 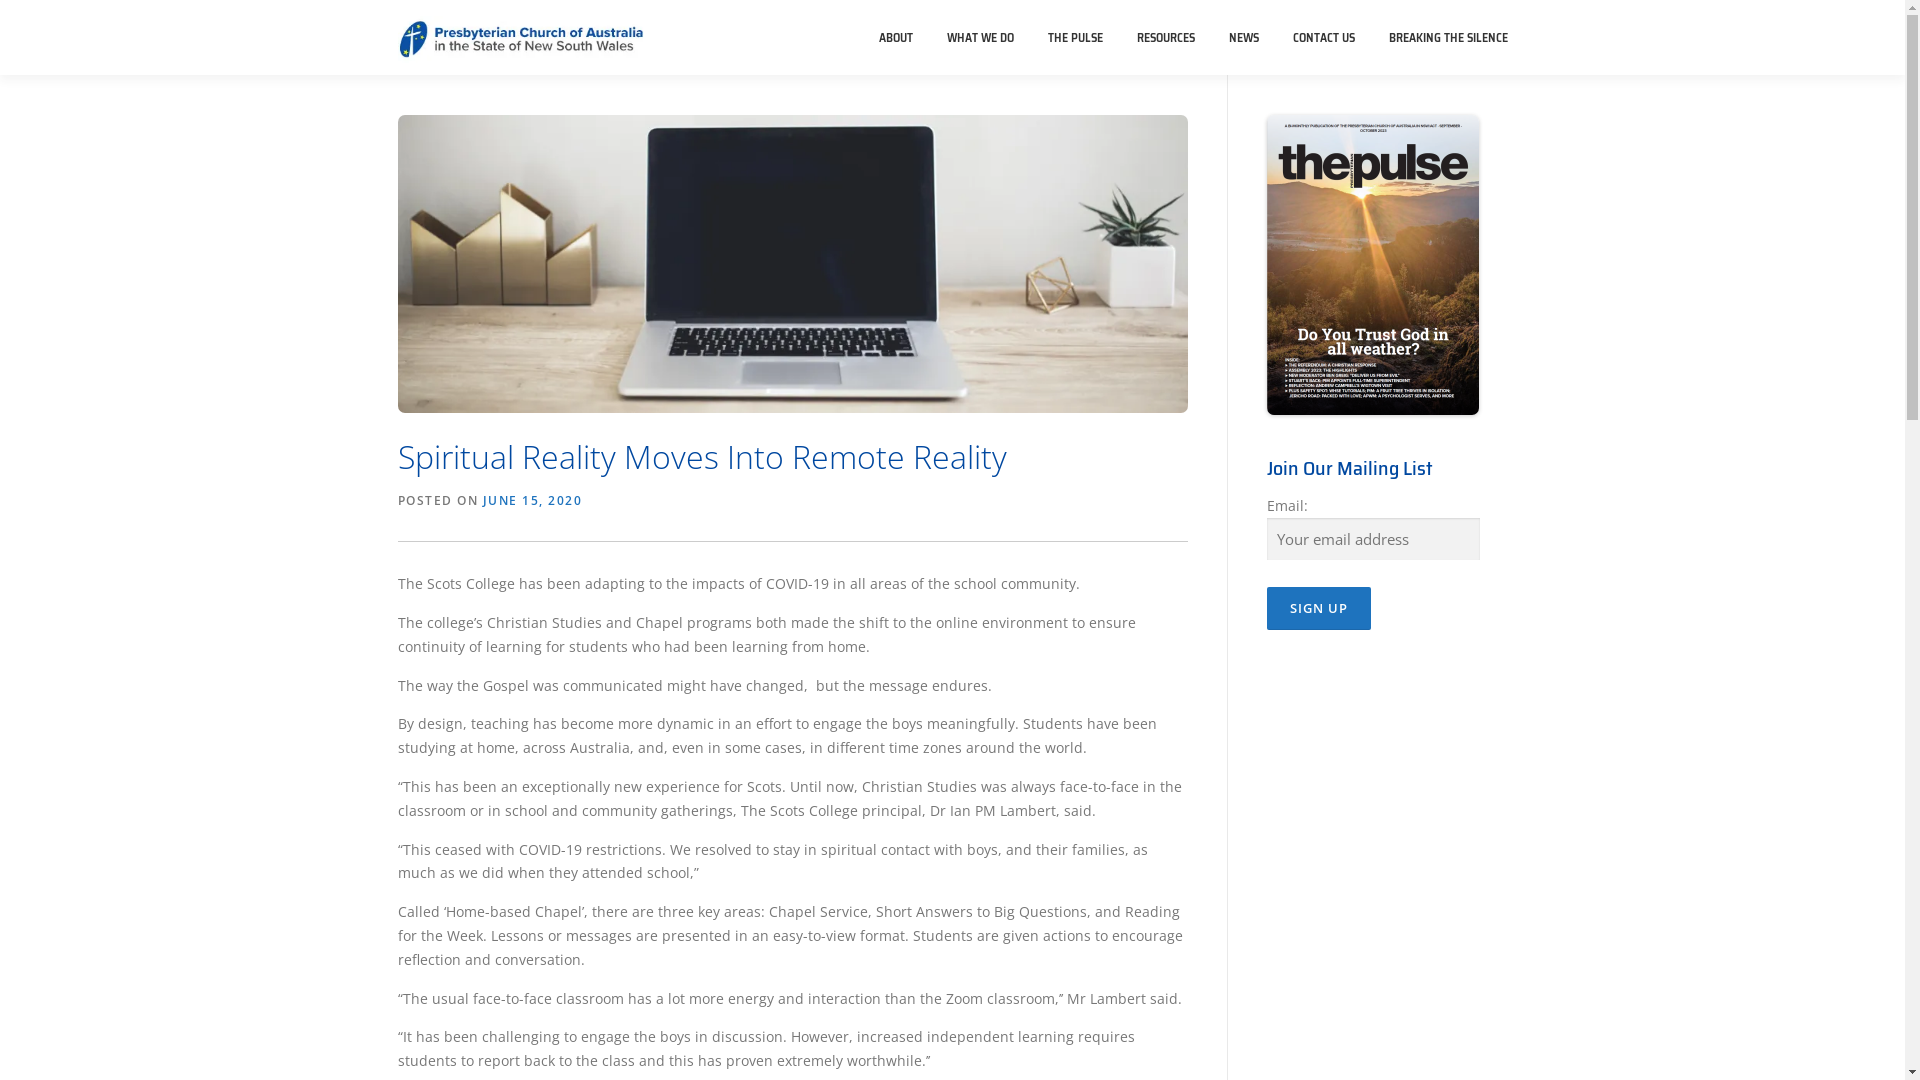 What do you see at coordinates (532, 499) in the screenshot?
I see `'JUNE 15, 2020'` at bounding box center [532, 499].